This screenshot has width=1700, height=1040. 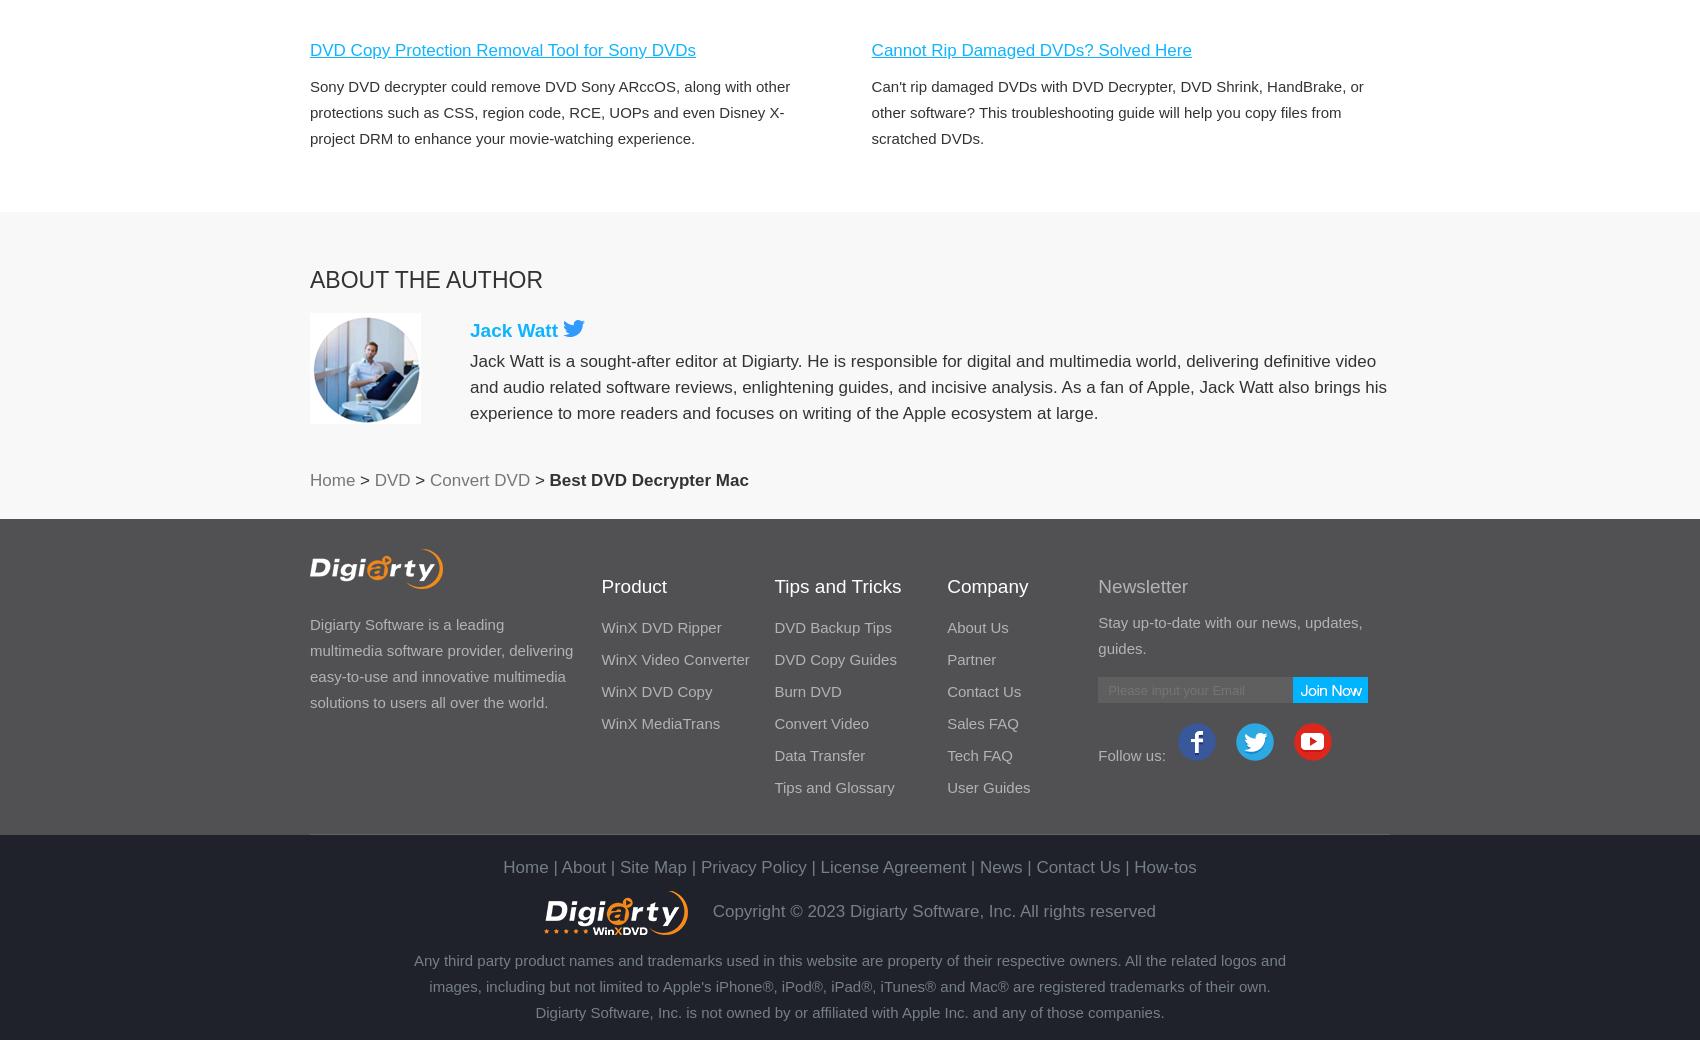 What do you see at coordinates (582, 866) in the screenshot?
I see `'About'` at bounding box center [582, 866].